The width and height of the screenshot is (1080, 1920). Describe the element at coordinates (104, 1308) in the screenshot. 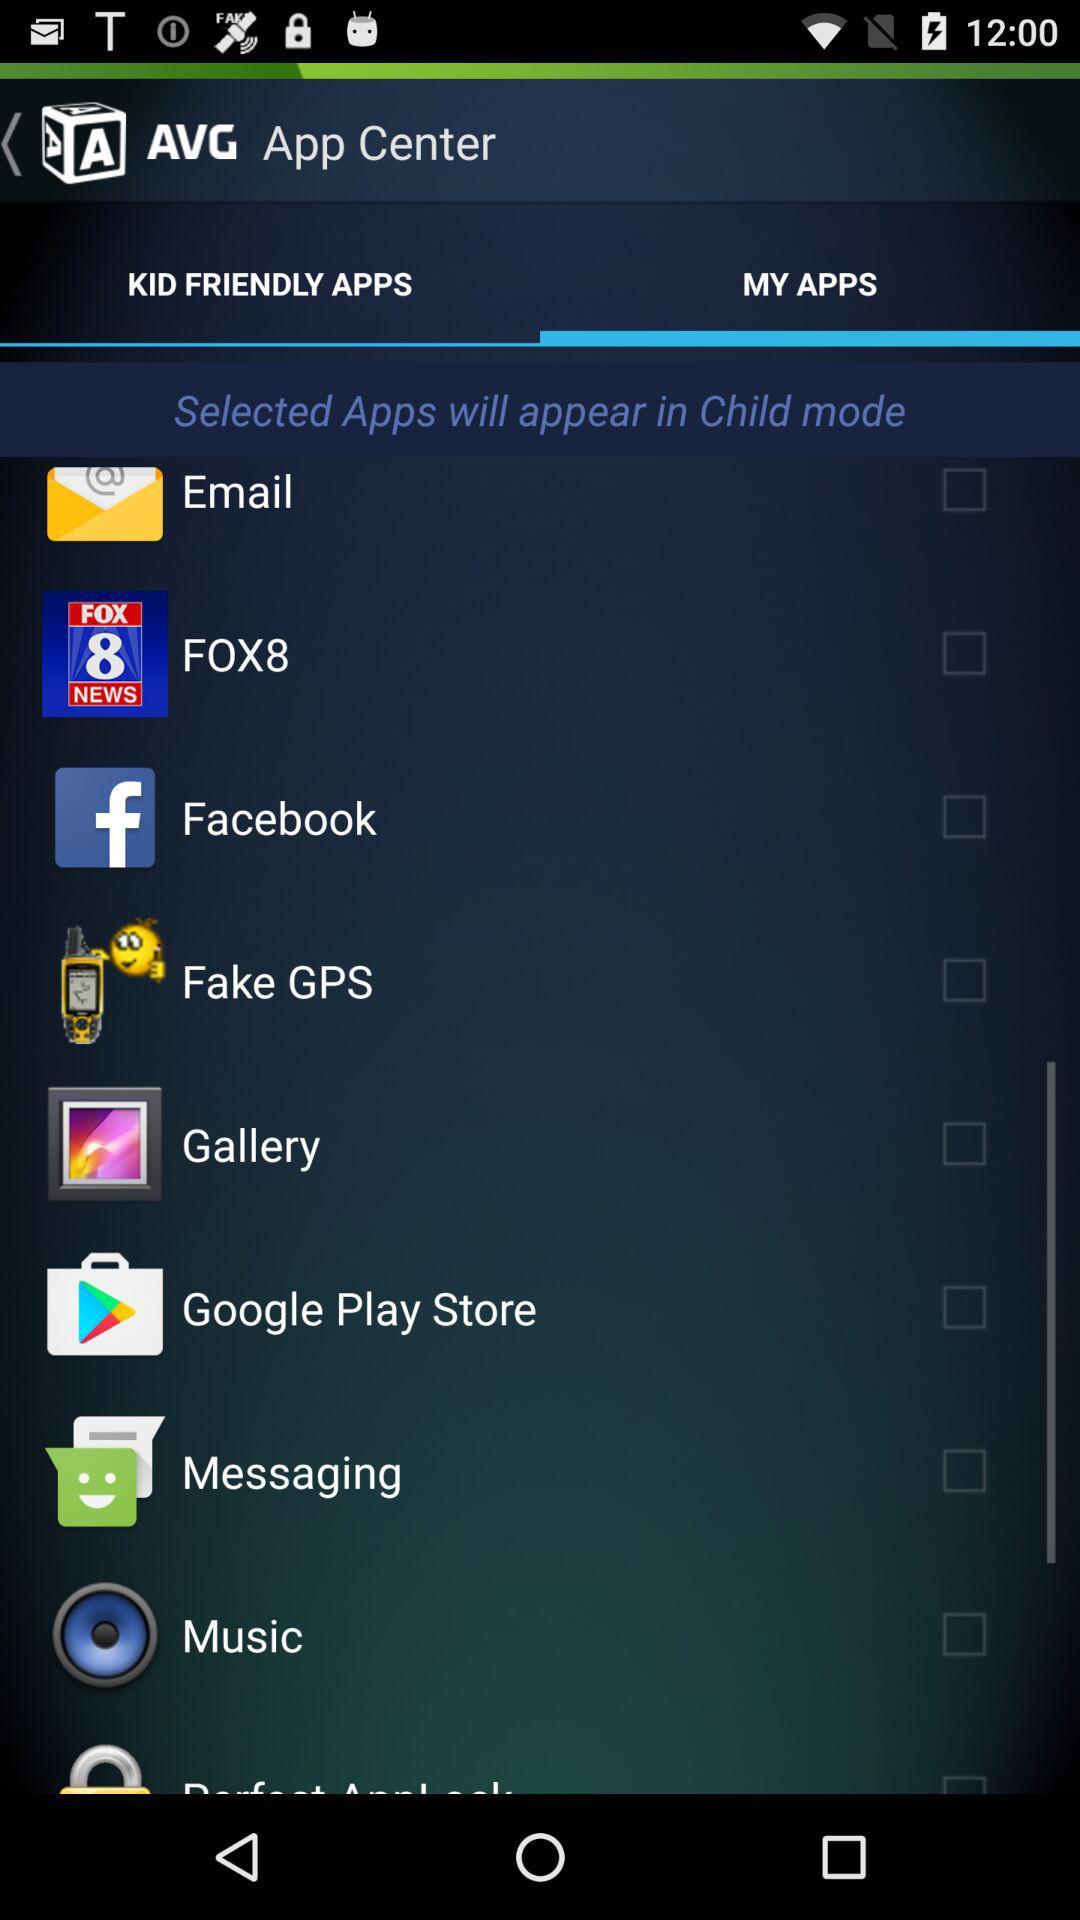

I see `google apps` at that location.